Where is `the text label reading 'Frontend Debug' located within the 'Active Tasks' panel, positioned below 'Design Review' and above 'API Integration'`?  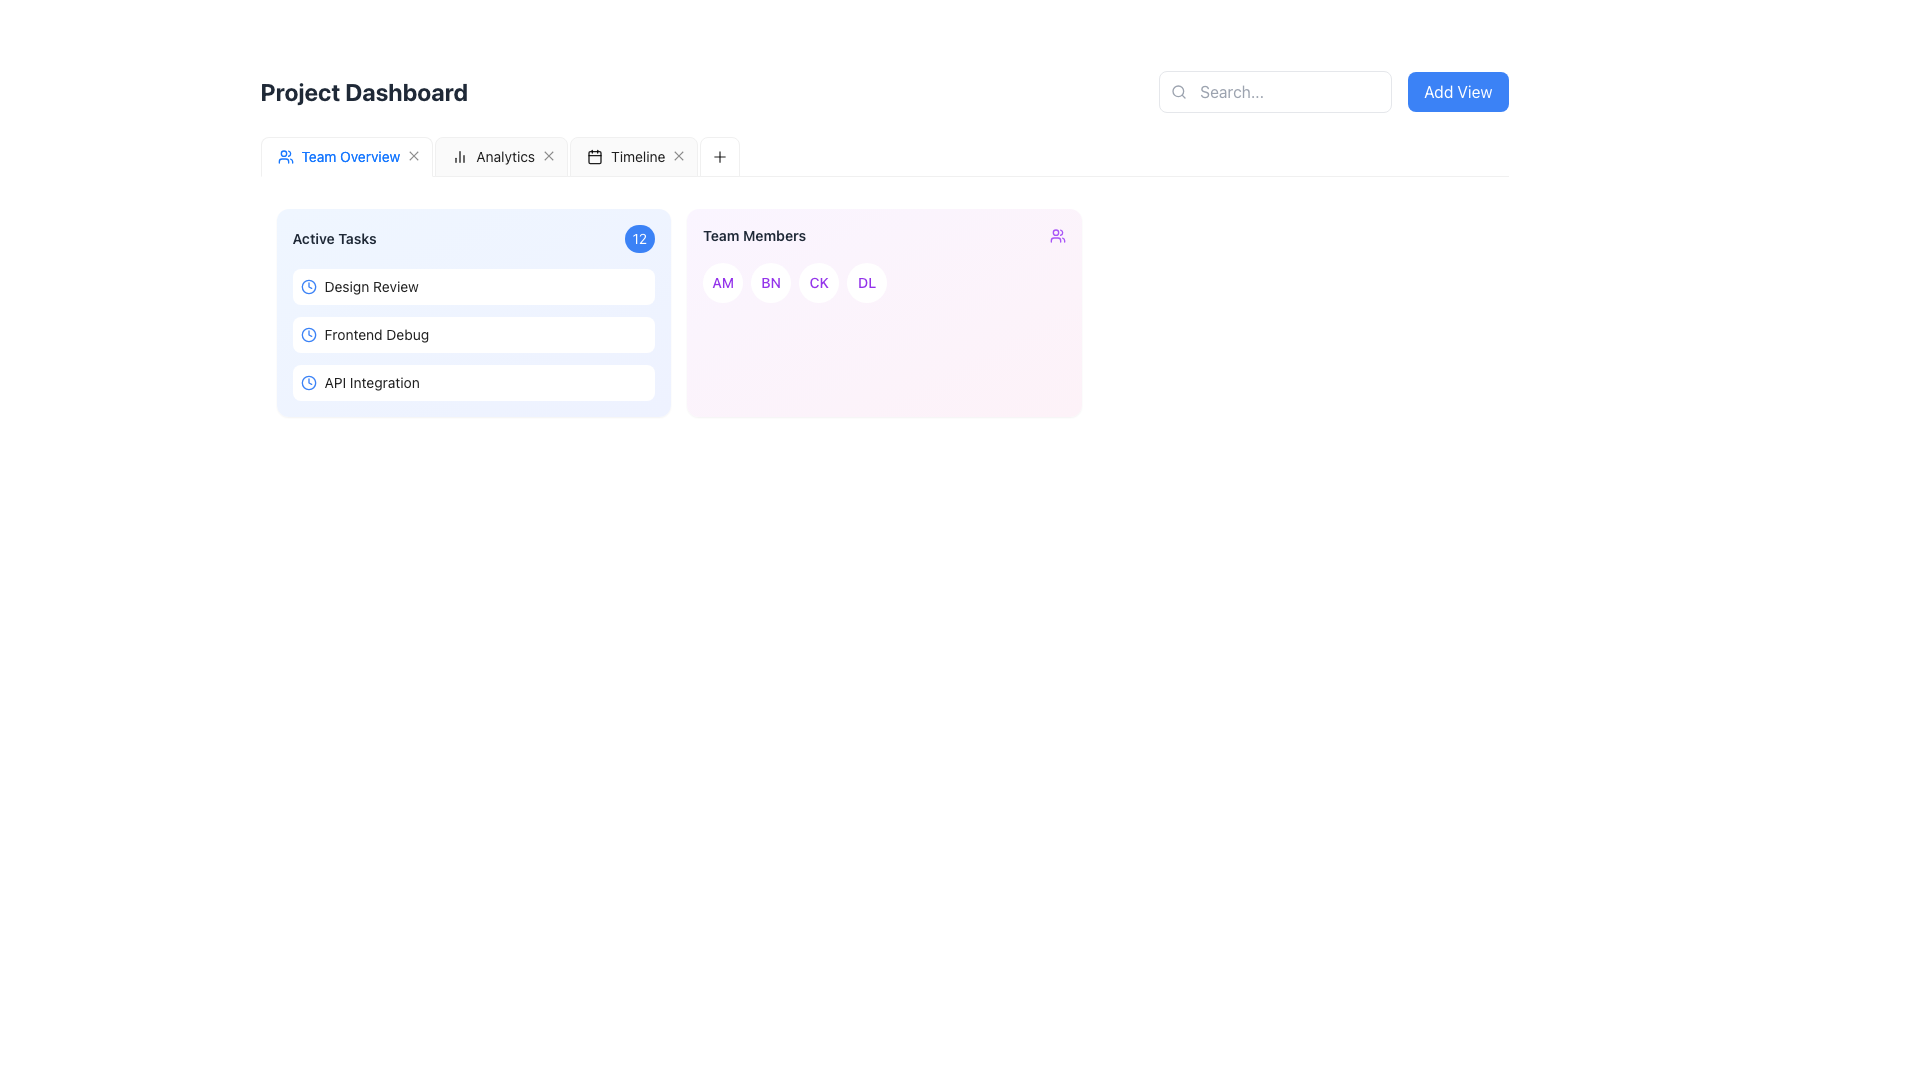 the text label reading 'Frontend Debug' located within the 'Active Tasks' panel, positioned below 'Design Review' and above 'API Integration' is located at coordinates (376, 334).